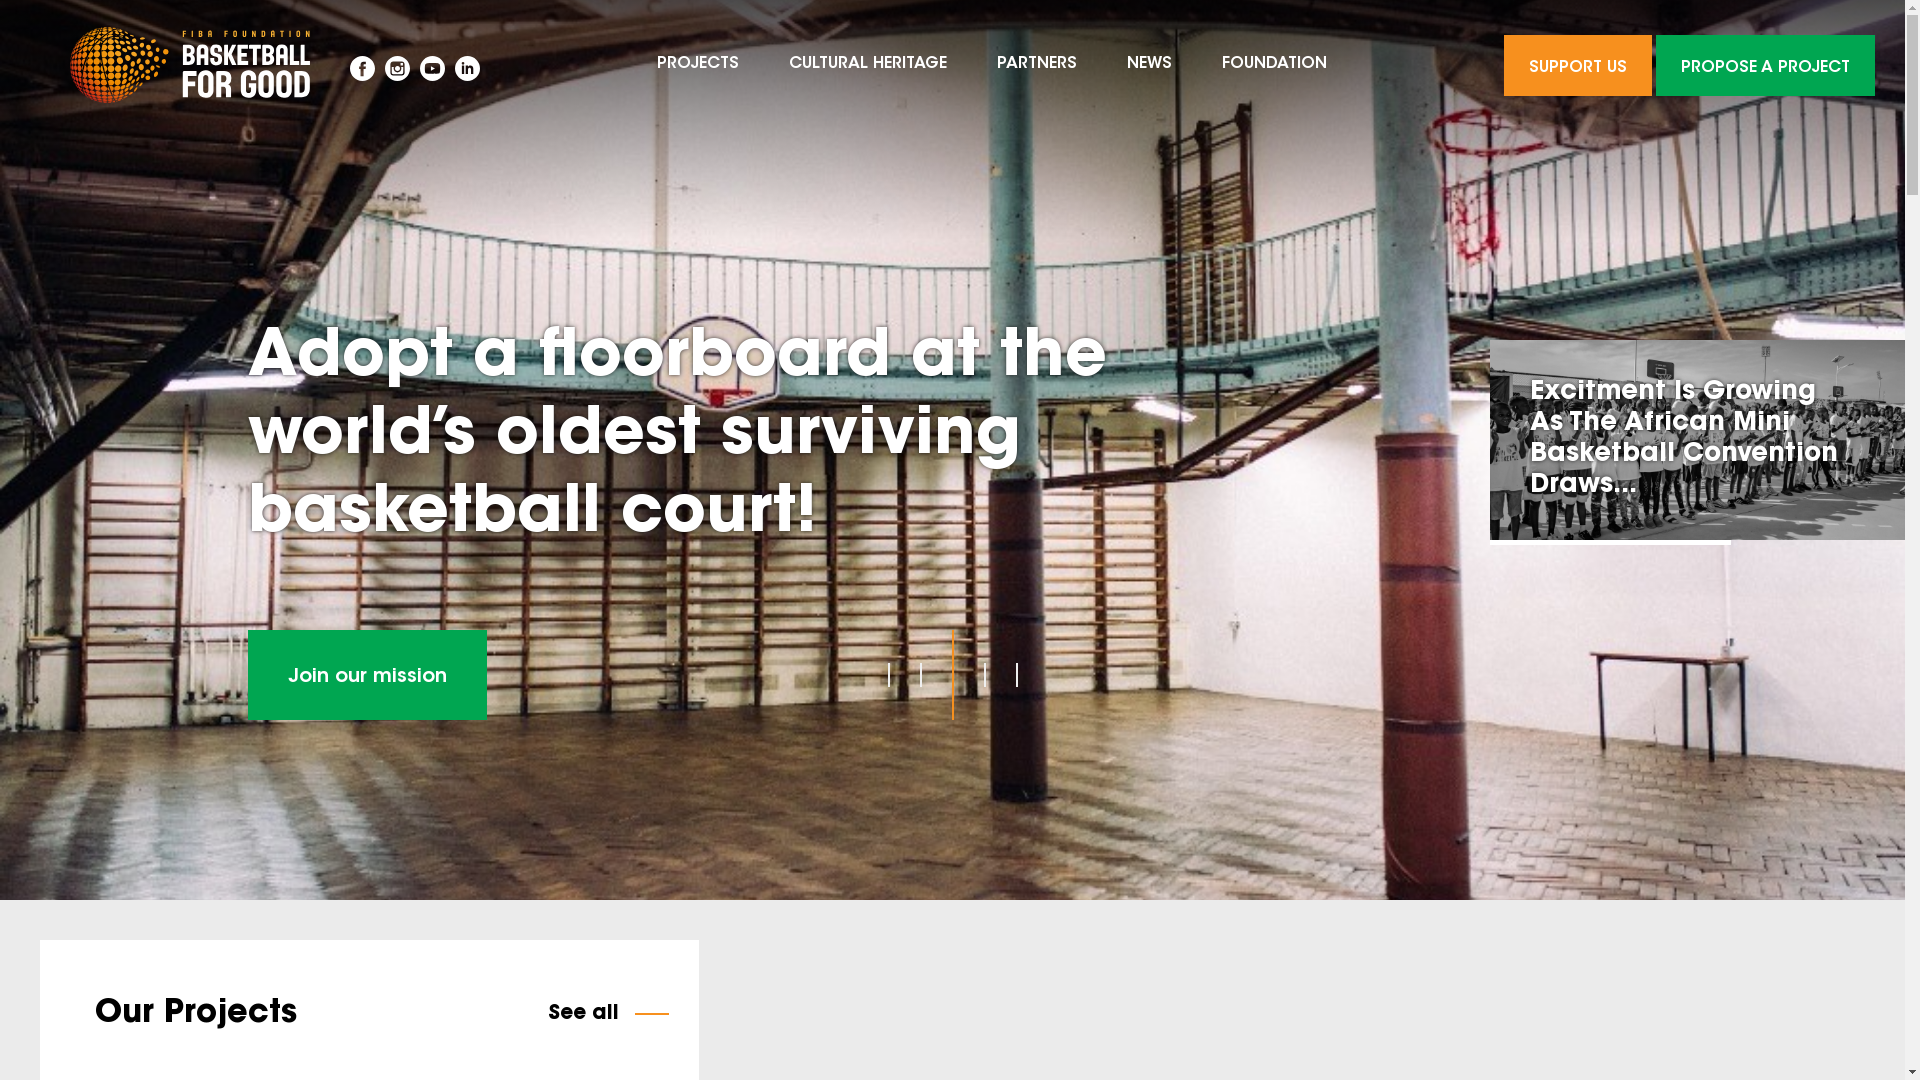  What do you see at coordinates (631, 64) in the screenshot?
I see `'PROJECTS'` at bounding box center [631, 64].